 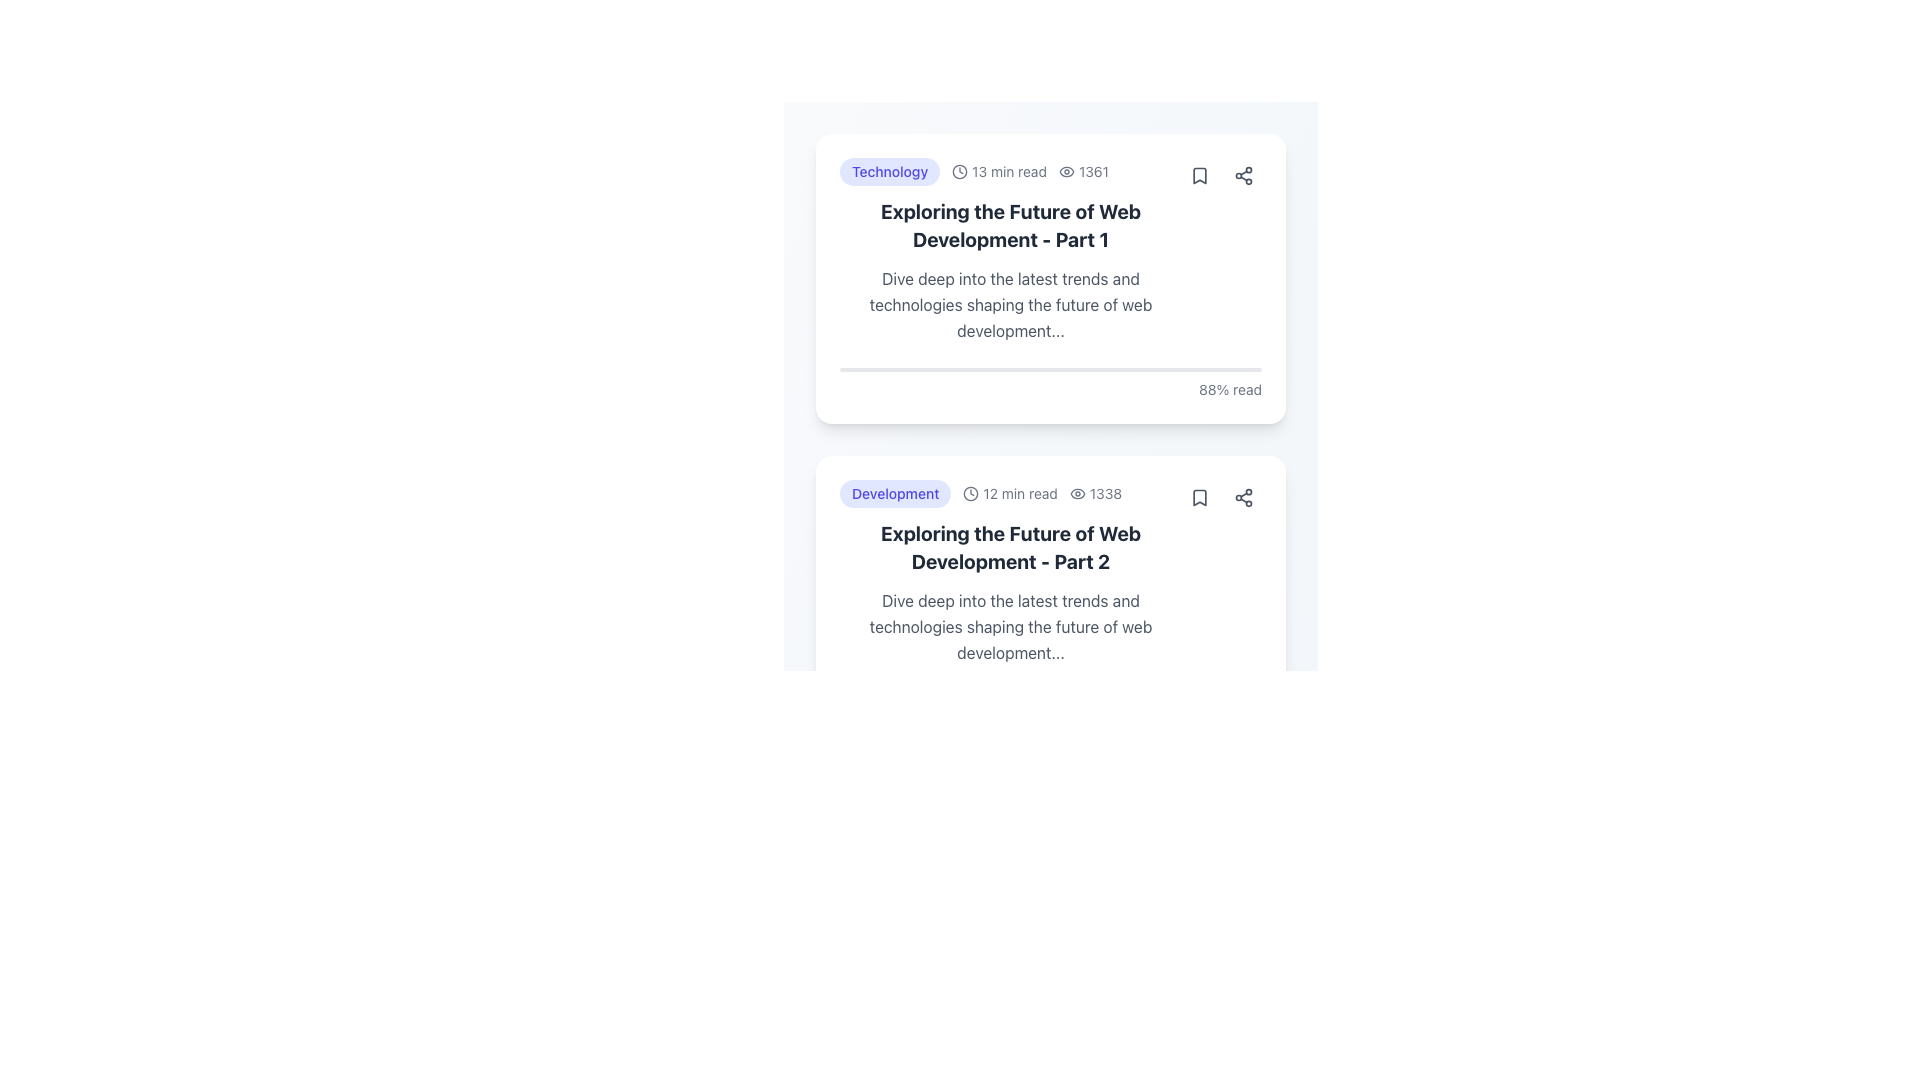 What do you see at coordinates (1083, 171) in the screenshot?
I see `the Label/Text Display that shows numerical data related` at bounding box center [1083, 171].